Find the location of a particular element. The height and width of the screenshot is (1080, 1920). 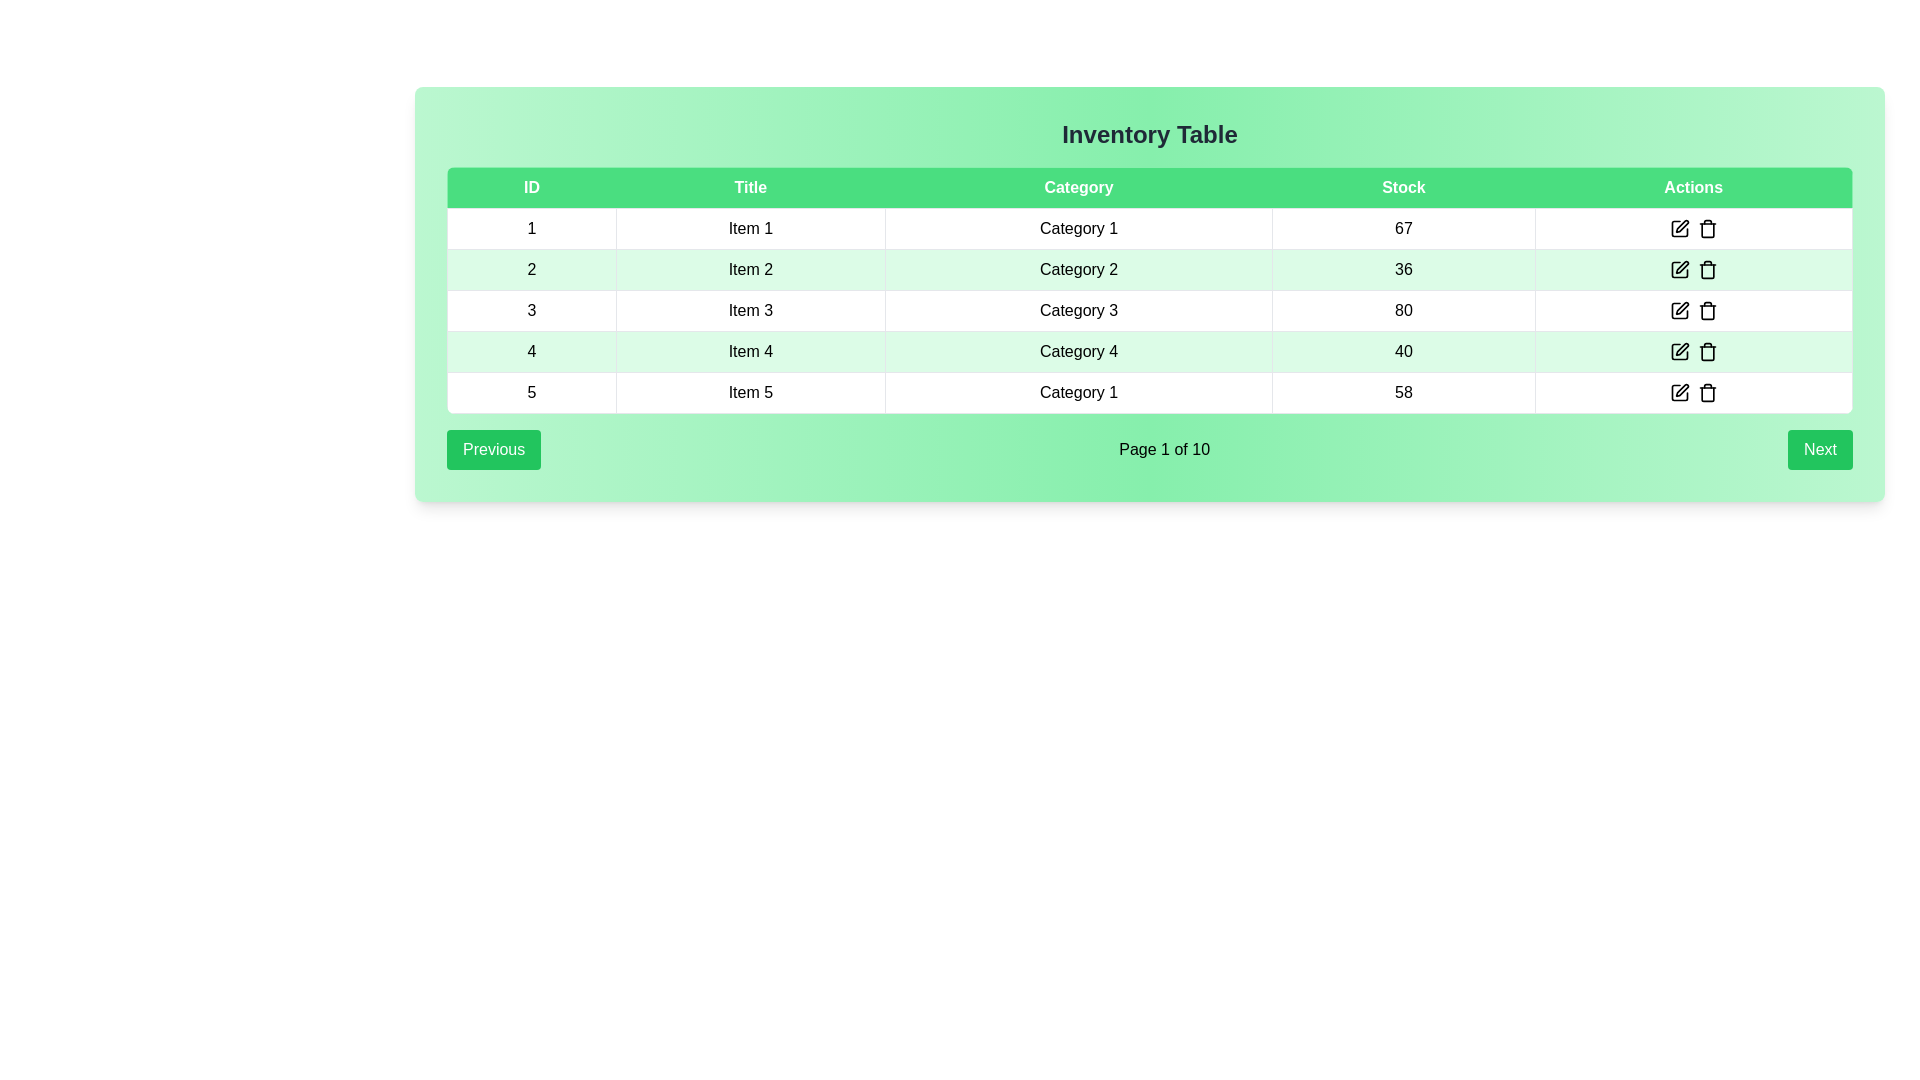

the table cell containing the text 'Item 1', which is located in the second column of the first row, styled with a border and centered text is located at coordinates (749, 227).